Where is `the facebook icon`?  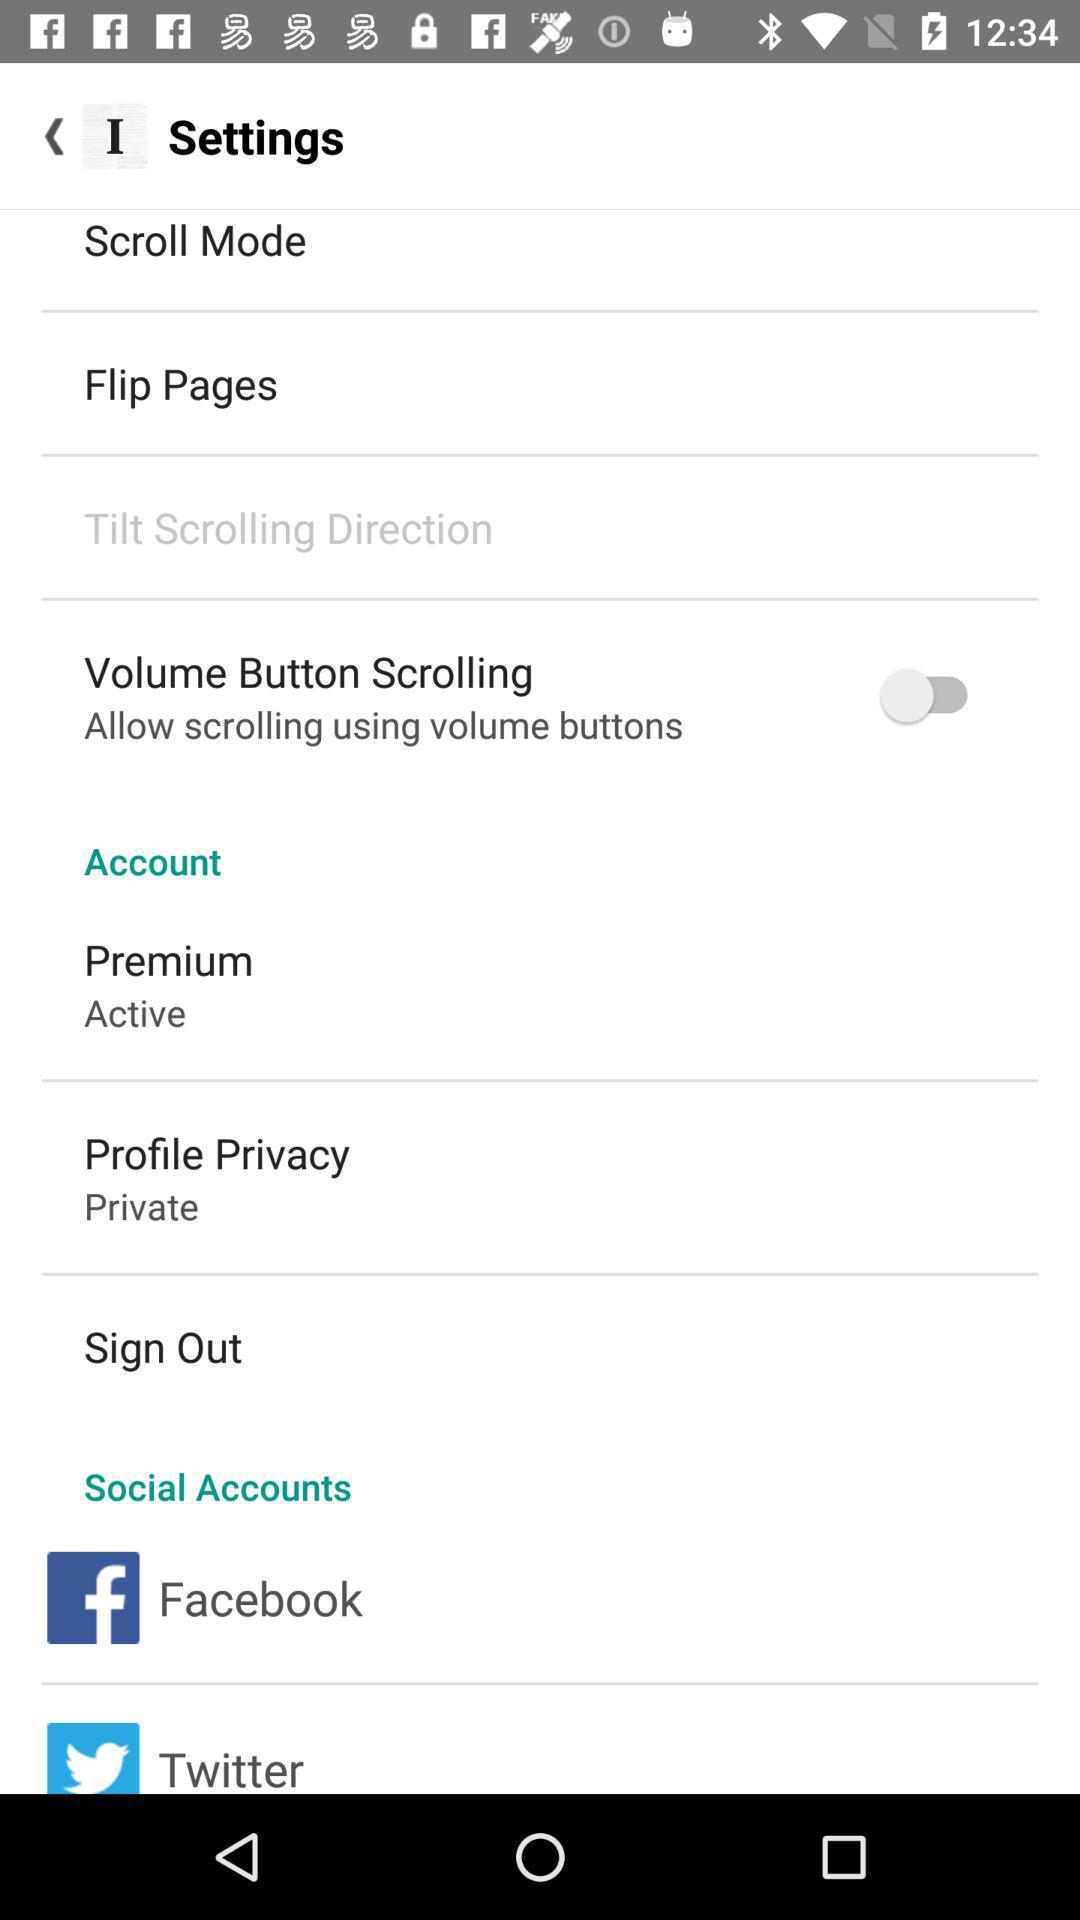
the facebook icon is located at coordinates (259, 1596).